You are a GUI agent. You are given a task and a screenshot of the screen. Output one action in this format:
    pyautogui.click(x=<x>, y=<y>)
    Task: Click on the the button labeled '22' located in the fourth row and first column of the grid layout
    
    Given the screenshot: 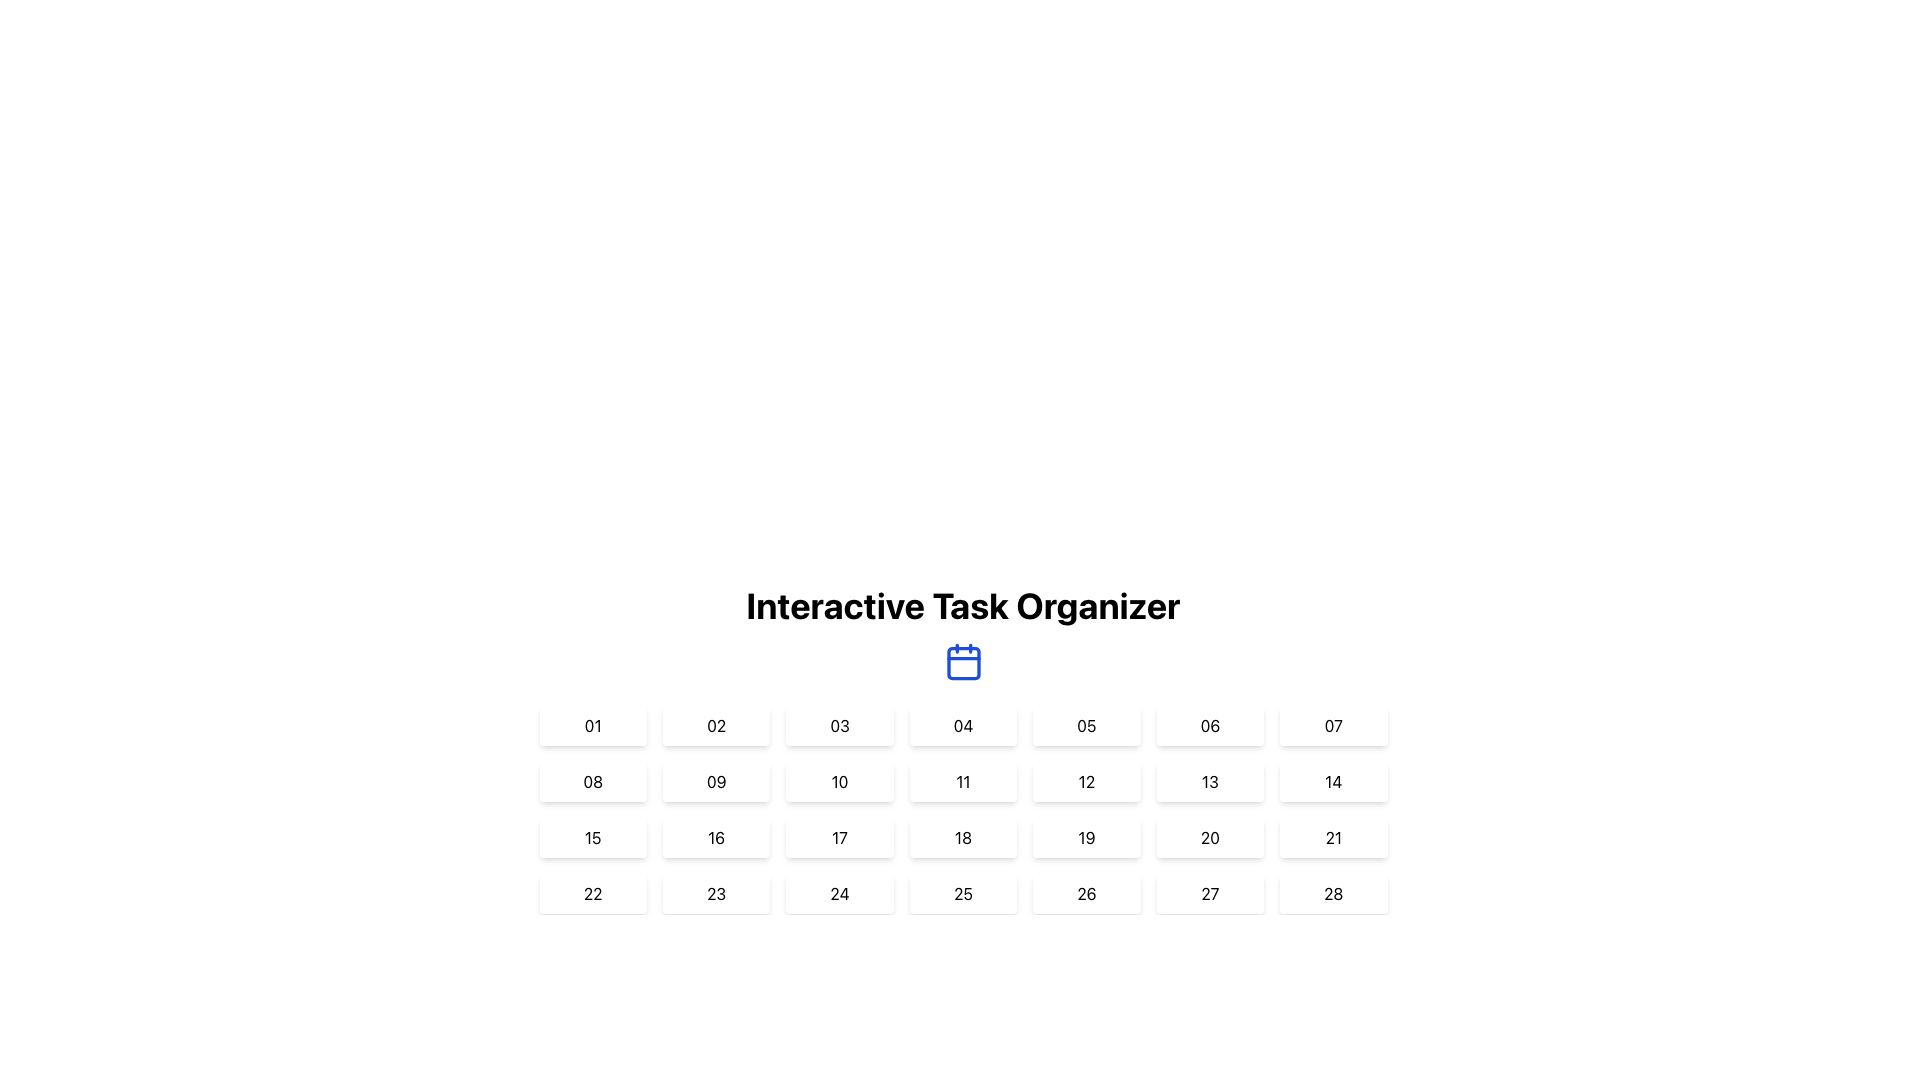 What is the action you would take?
    pyautogui.click(x=592, y=893)
    